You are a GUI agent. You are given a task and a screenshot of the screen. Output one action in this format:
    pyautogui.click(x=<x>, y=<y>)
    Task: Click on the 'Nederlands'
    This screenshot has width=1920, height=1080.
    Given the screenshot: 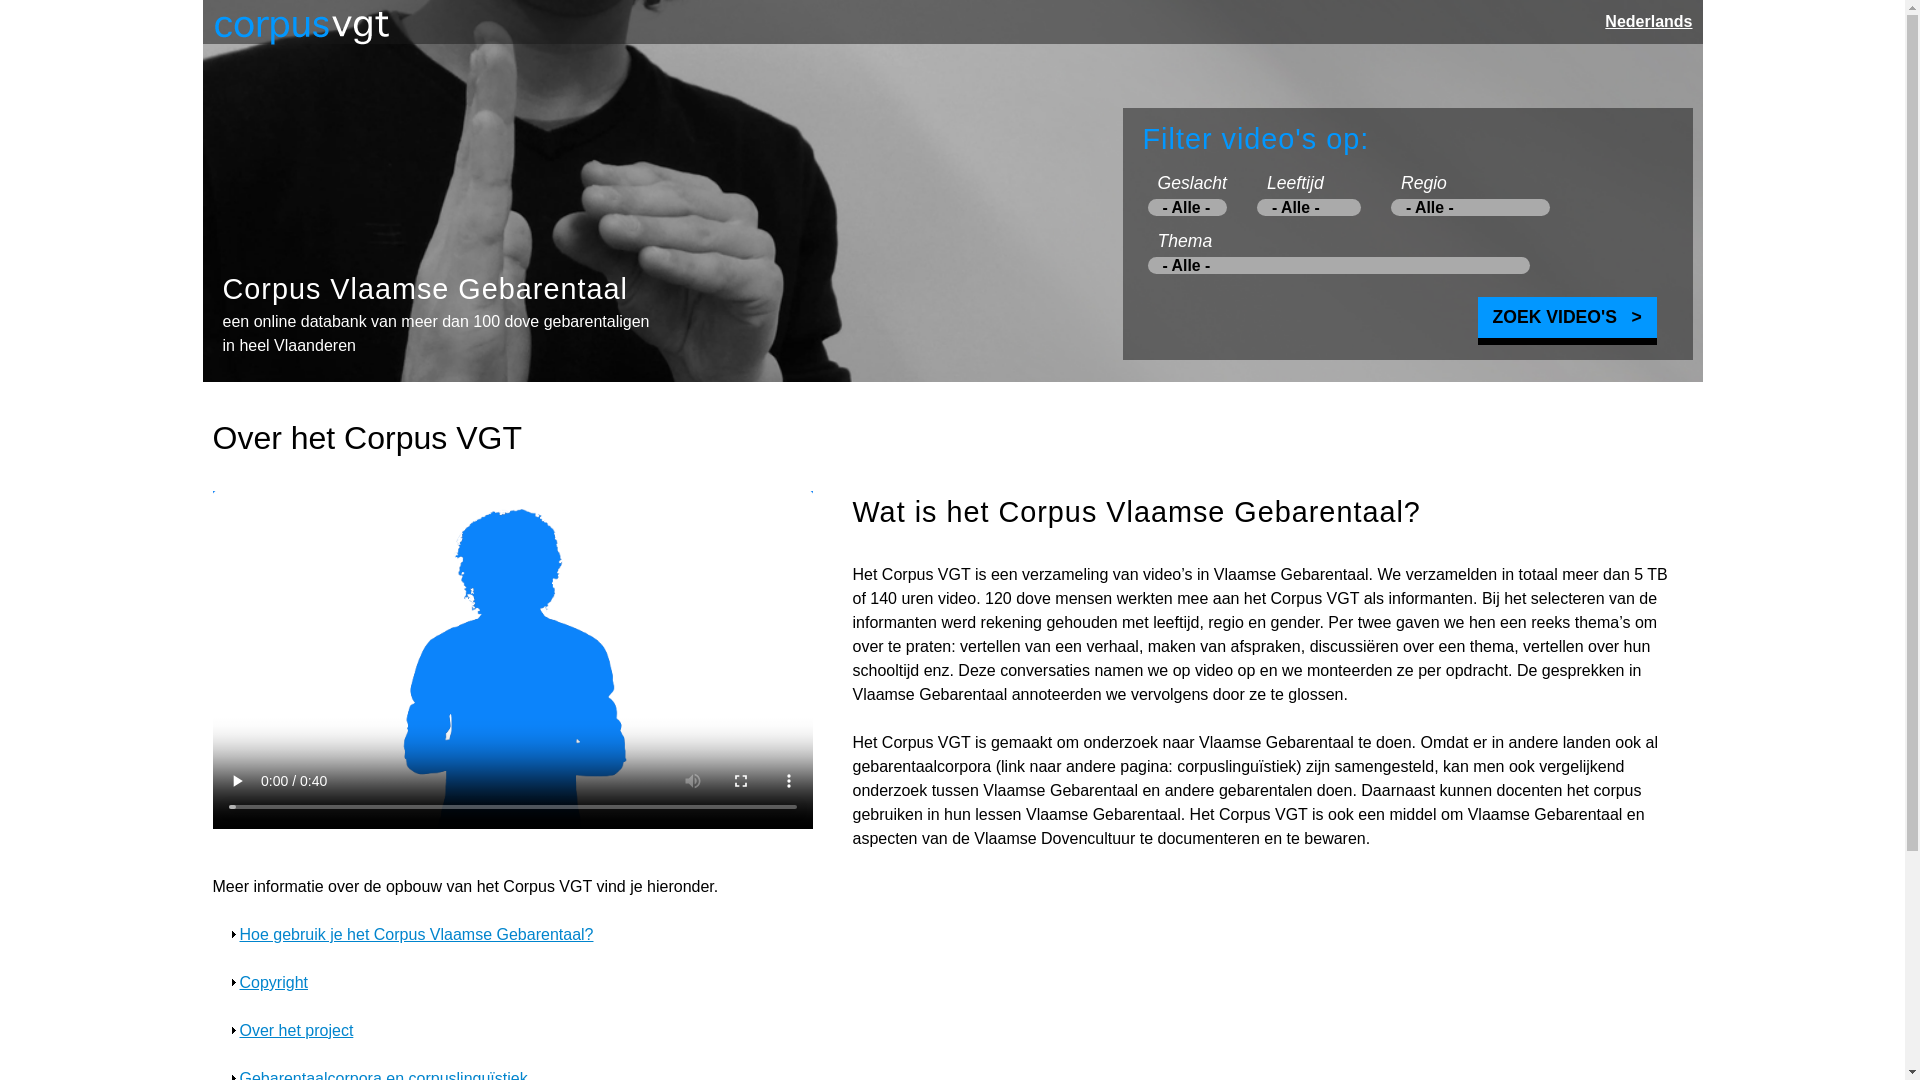 What is the action you would take?
    pyautogui.click(x=1648, y=21)
    